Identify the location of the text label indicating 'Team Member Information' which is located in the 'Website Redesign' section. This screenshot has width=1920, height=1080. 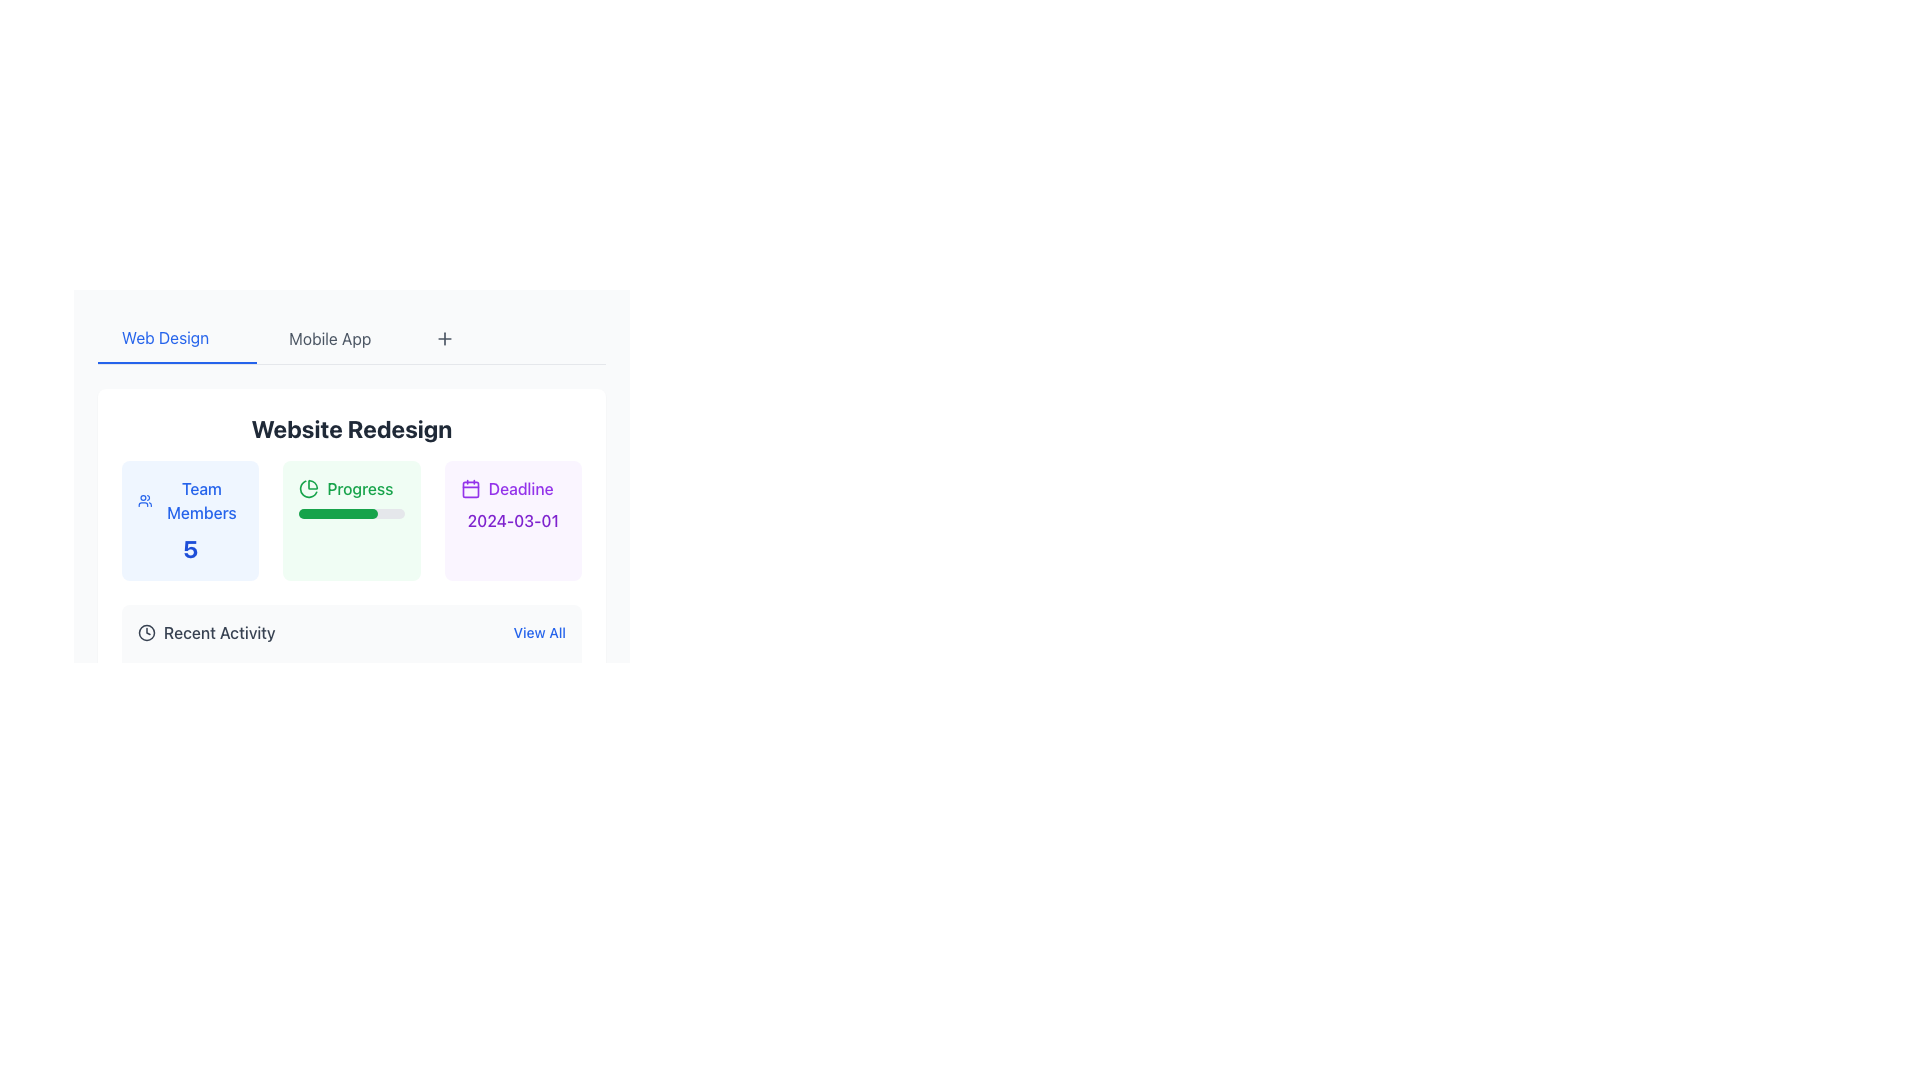
(201, 500).